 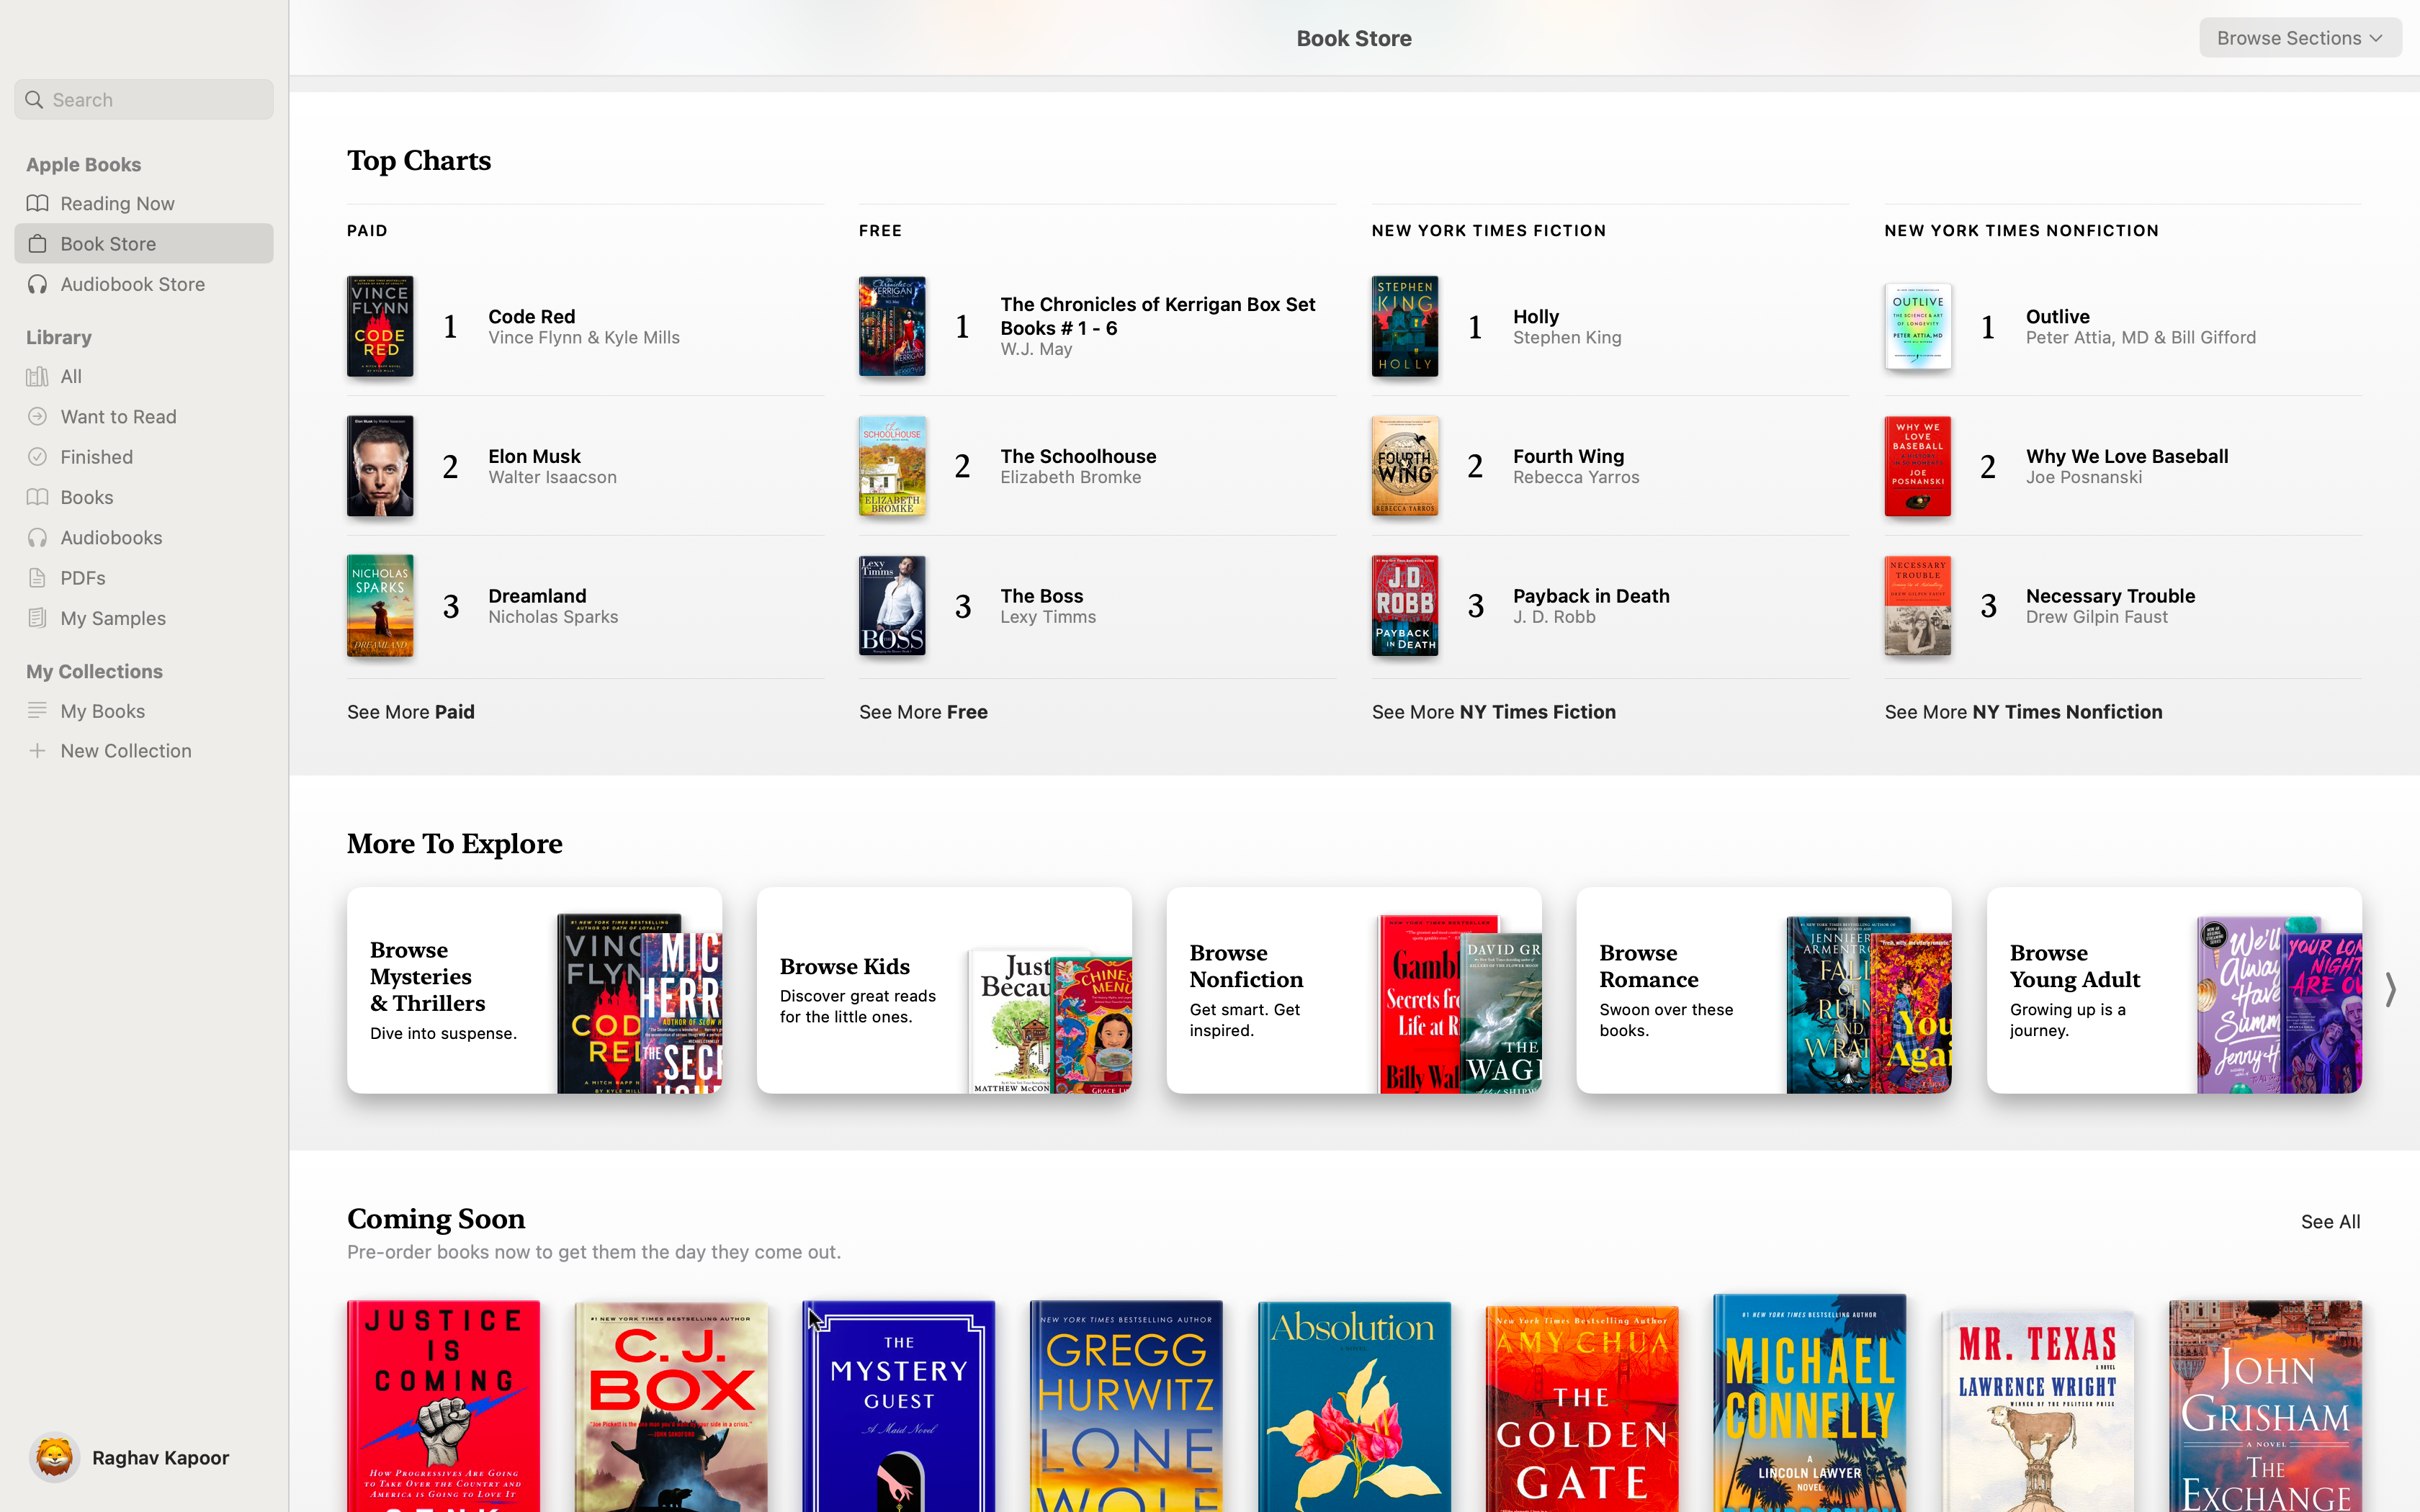 What do you see at coordinates (926, 708) in the screenshot?
I see `View the complete list of complimentary books in top charts` at bounding box center [926, 708].